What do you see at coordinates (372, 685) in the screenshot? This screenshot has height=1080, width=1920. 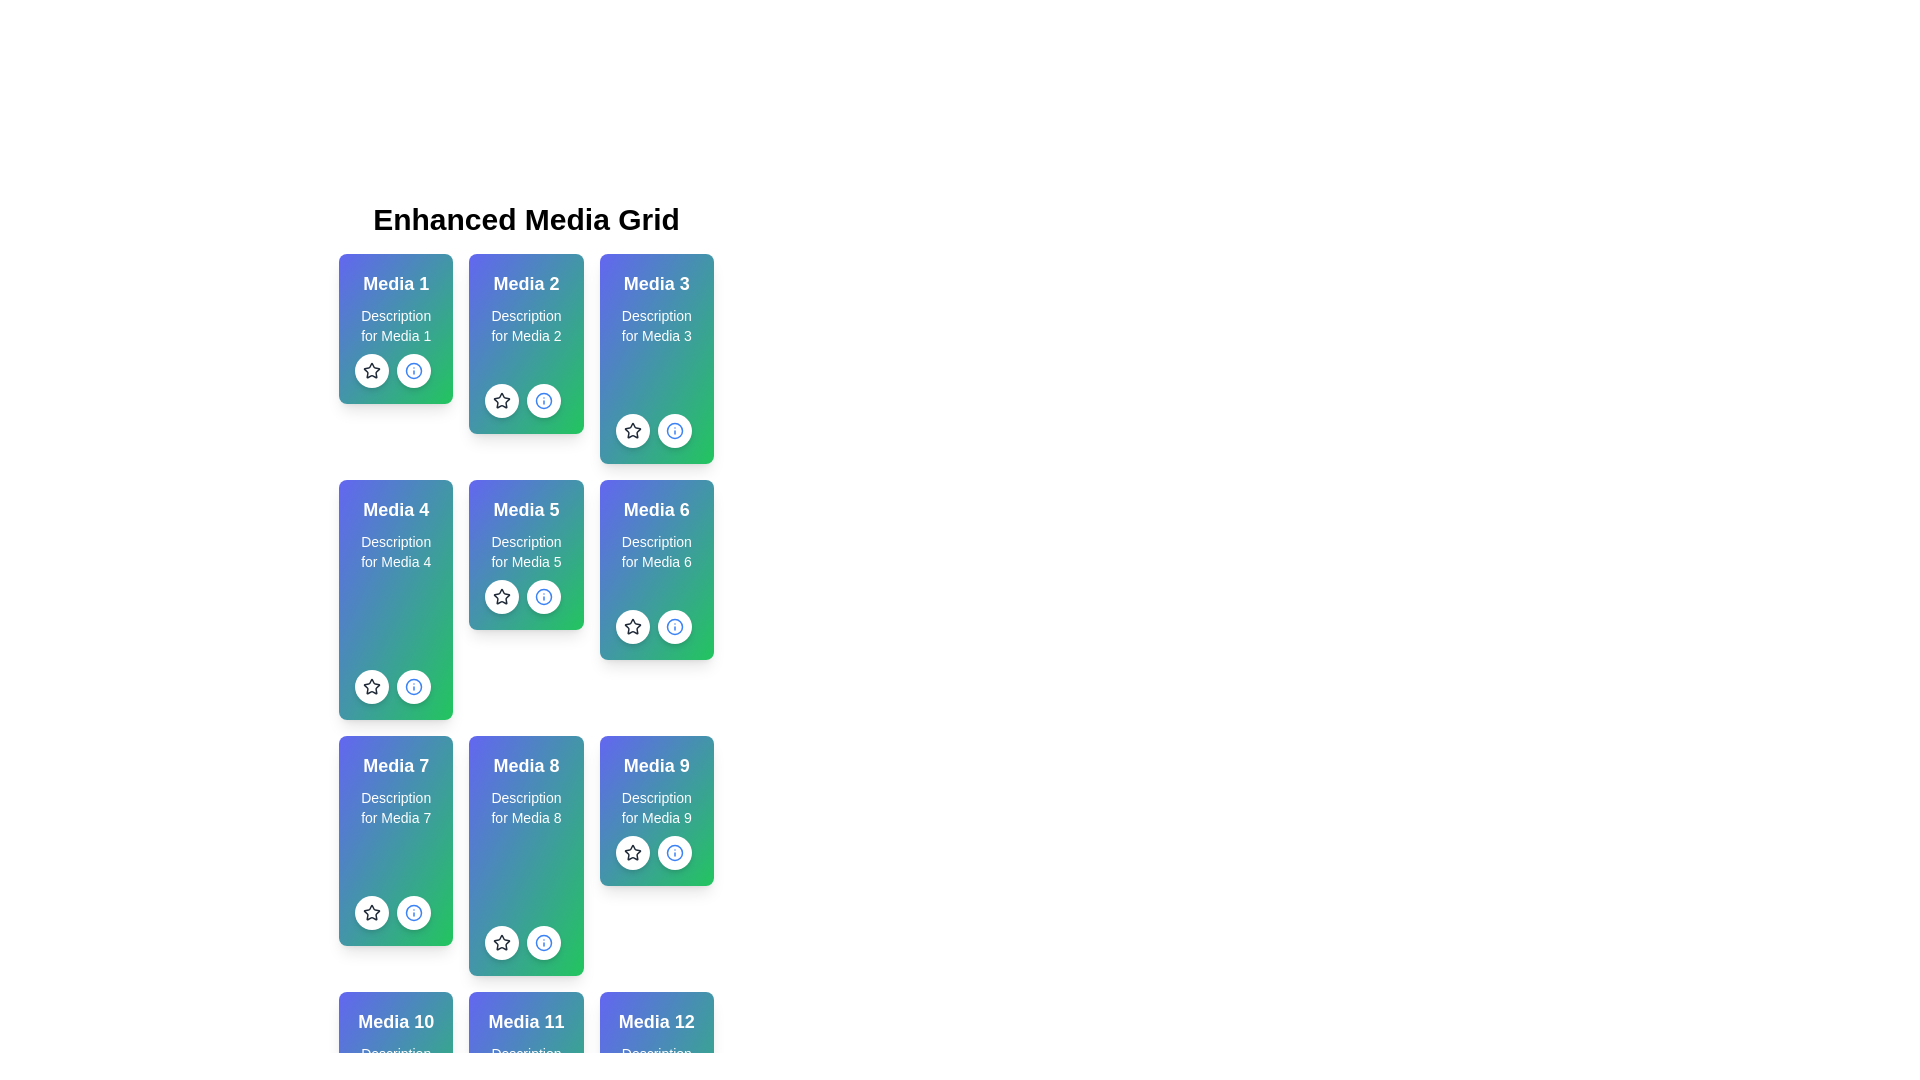 I see `the first button located at the bottom-left corner of the fourth card labeled 'Media 4' in the Enhanced Media Grid layout` at bounding box center [372, 685].